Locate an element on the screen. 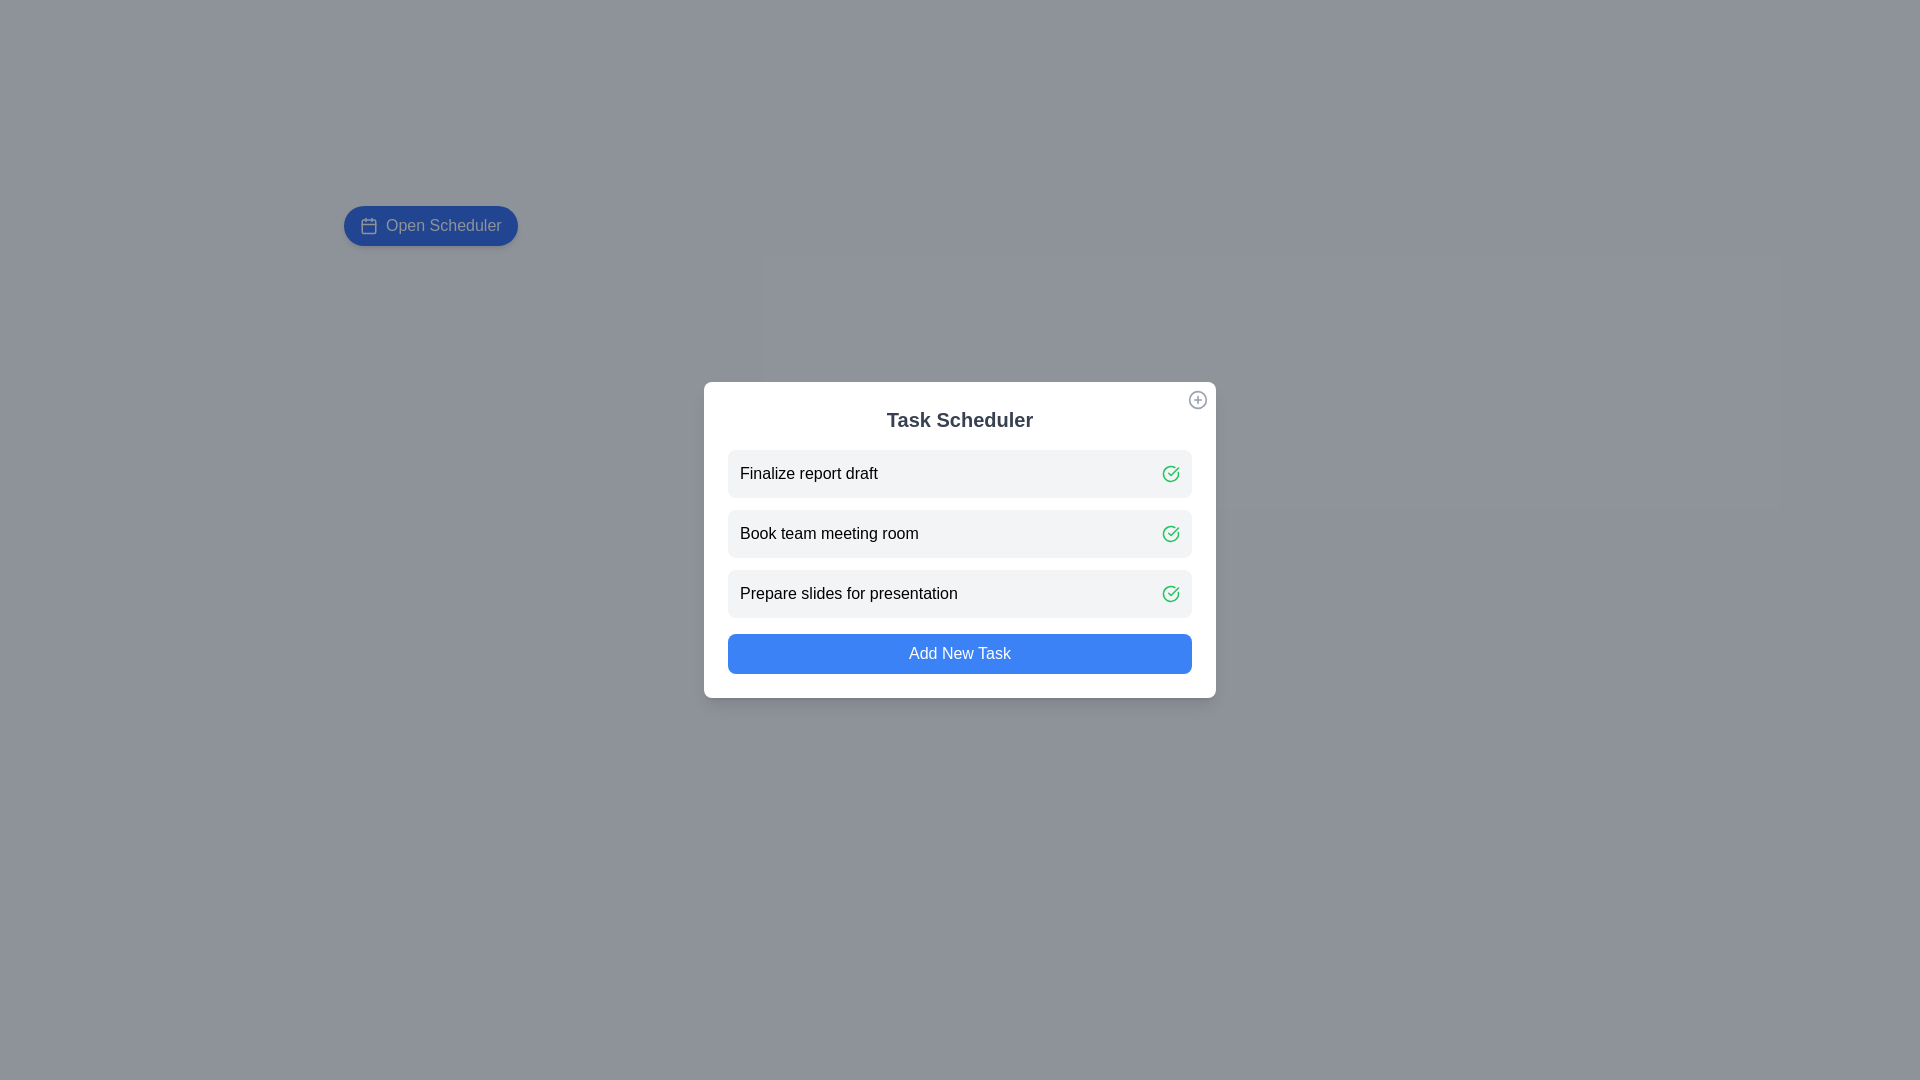  the static text label reading 'Finalize report draft' that is located at the top of the list inside the 'Task Scheduler' card is located at coordinates (808, 474).